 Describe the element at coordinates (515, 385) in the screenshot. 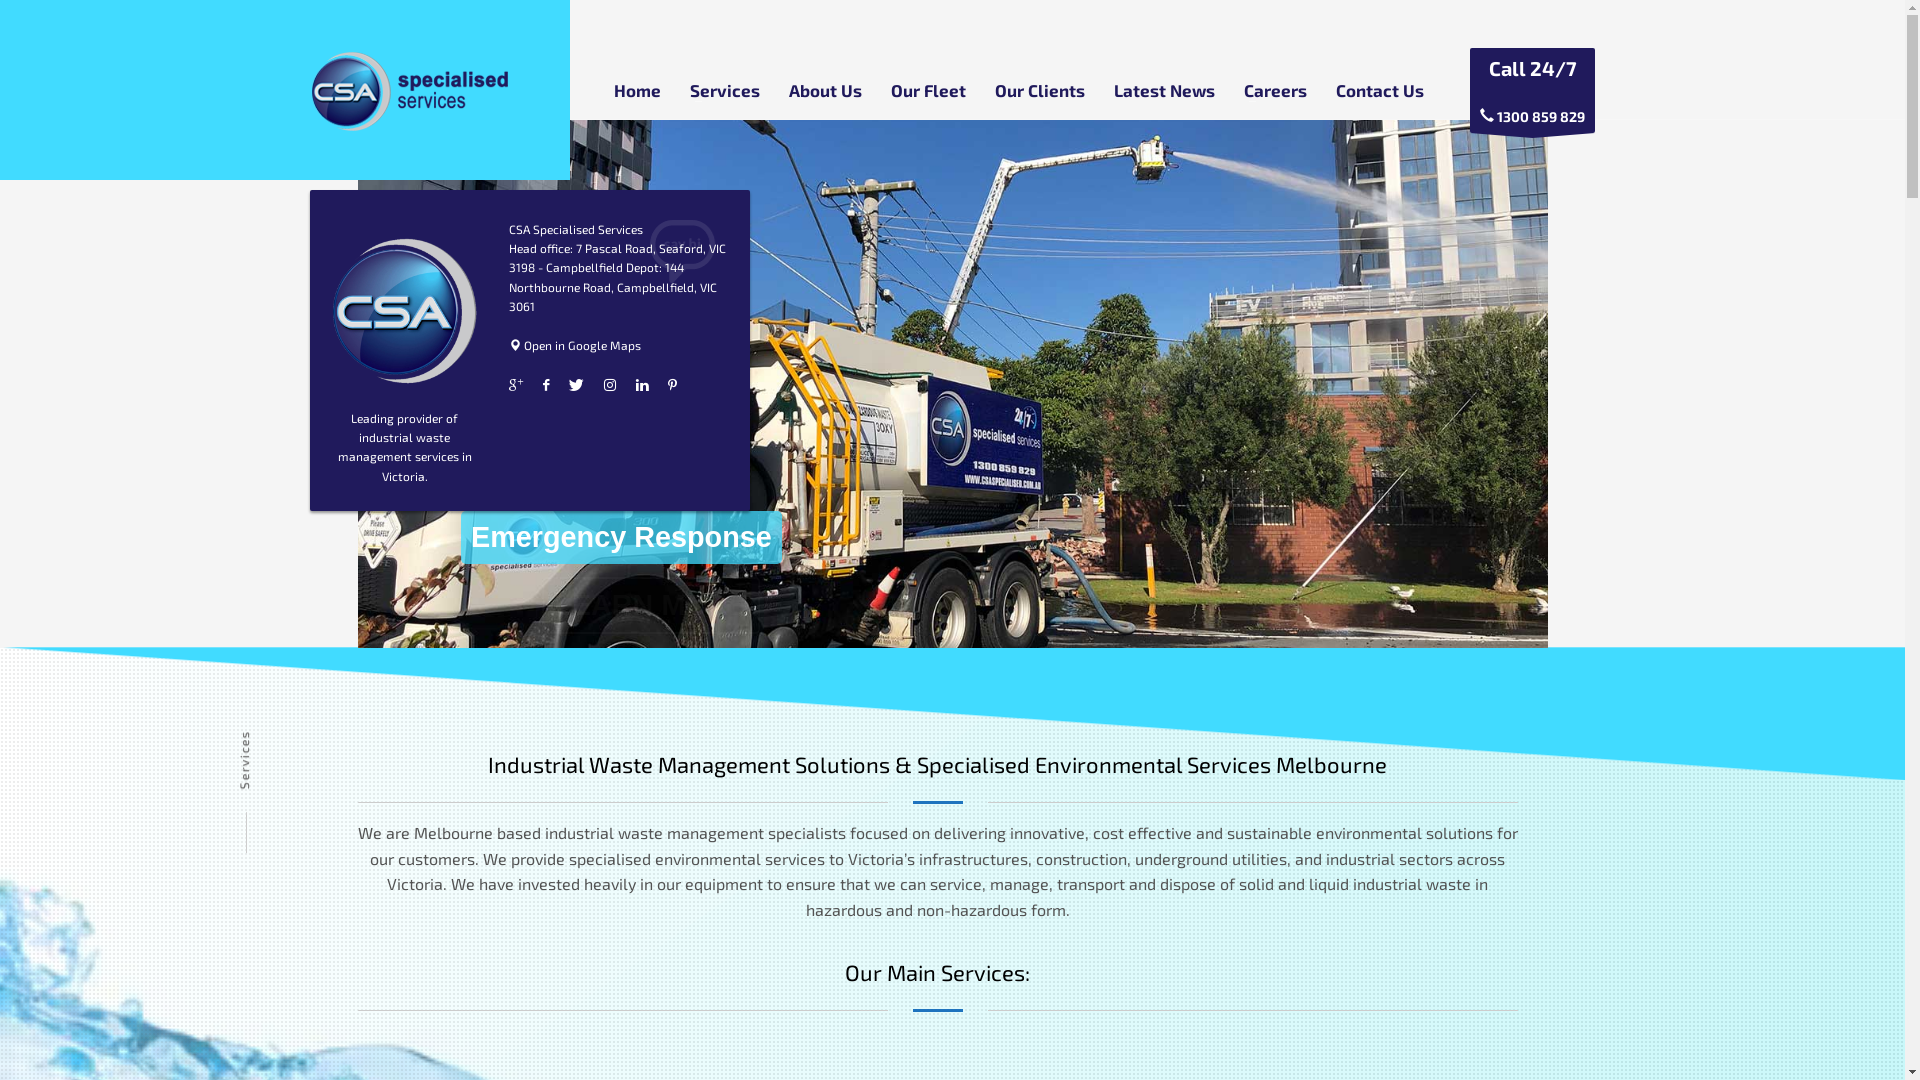

I see `'CSA Specialised Services Google Plus'` at that location.